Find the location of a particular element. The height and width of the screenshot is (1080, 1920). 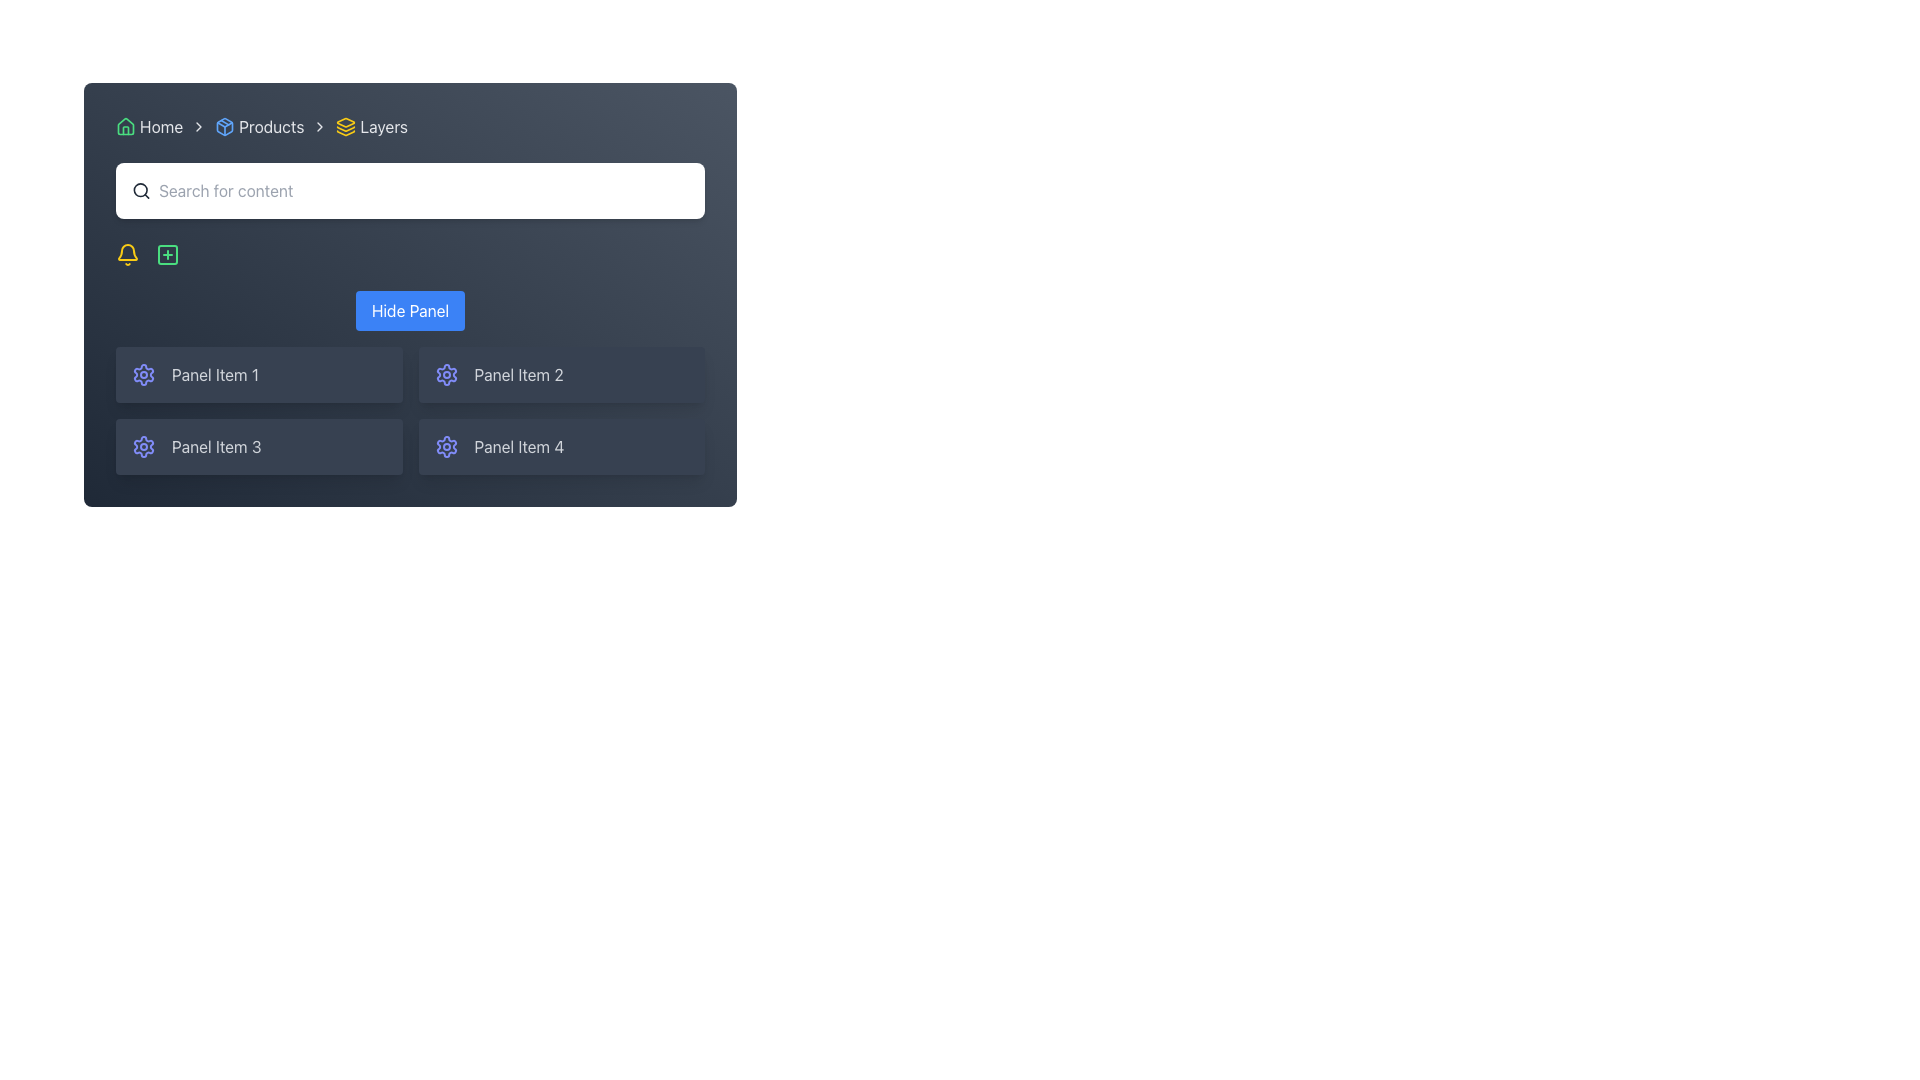

the yellow bell-shaped notification icon located above the green plus-shaped button in the top-left area of the interface is located at coordinates (127, 251).